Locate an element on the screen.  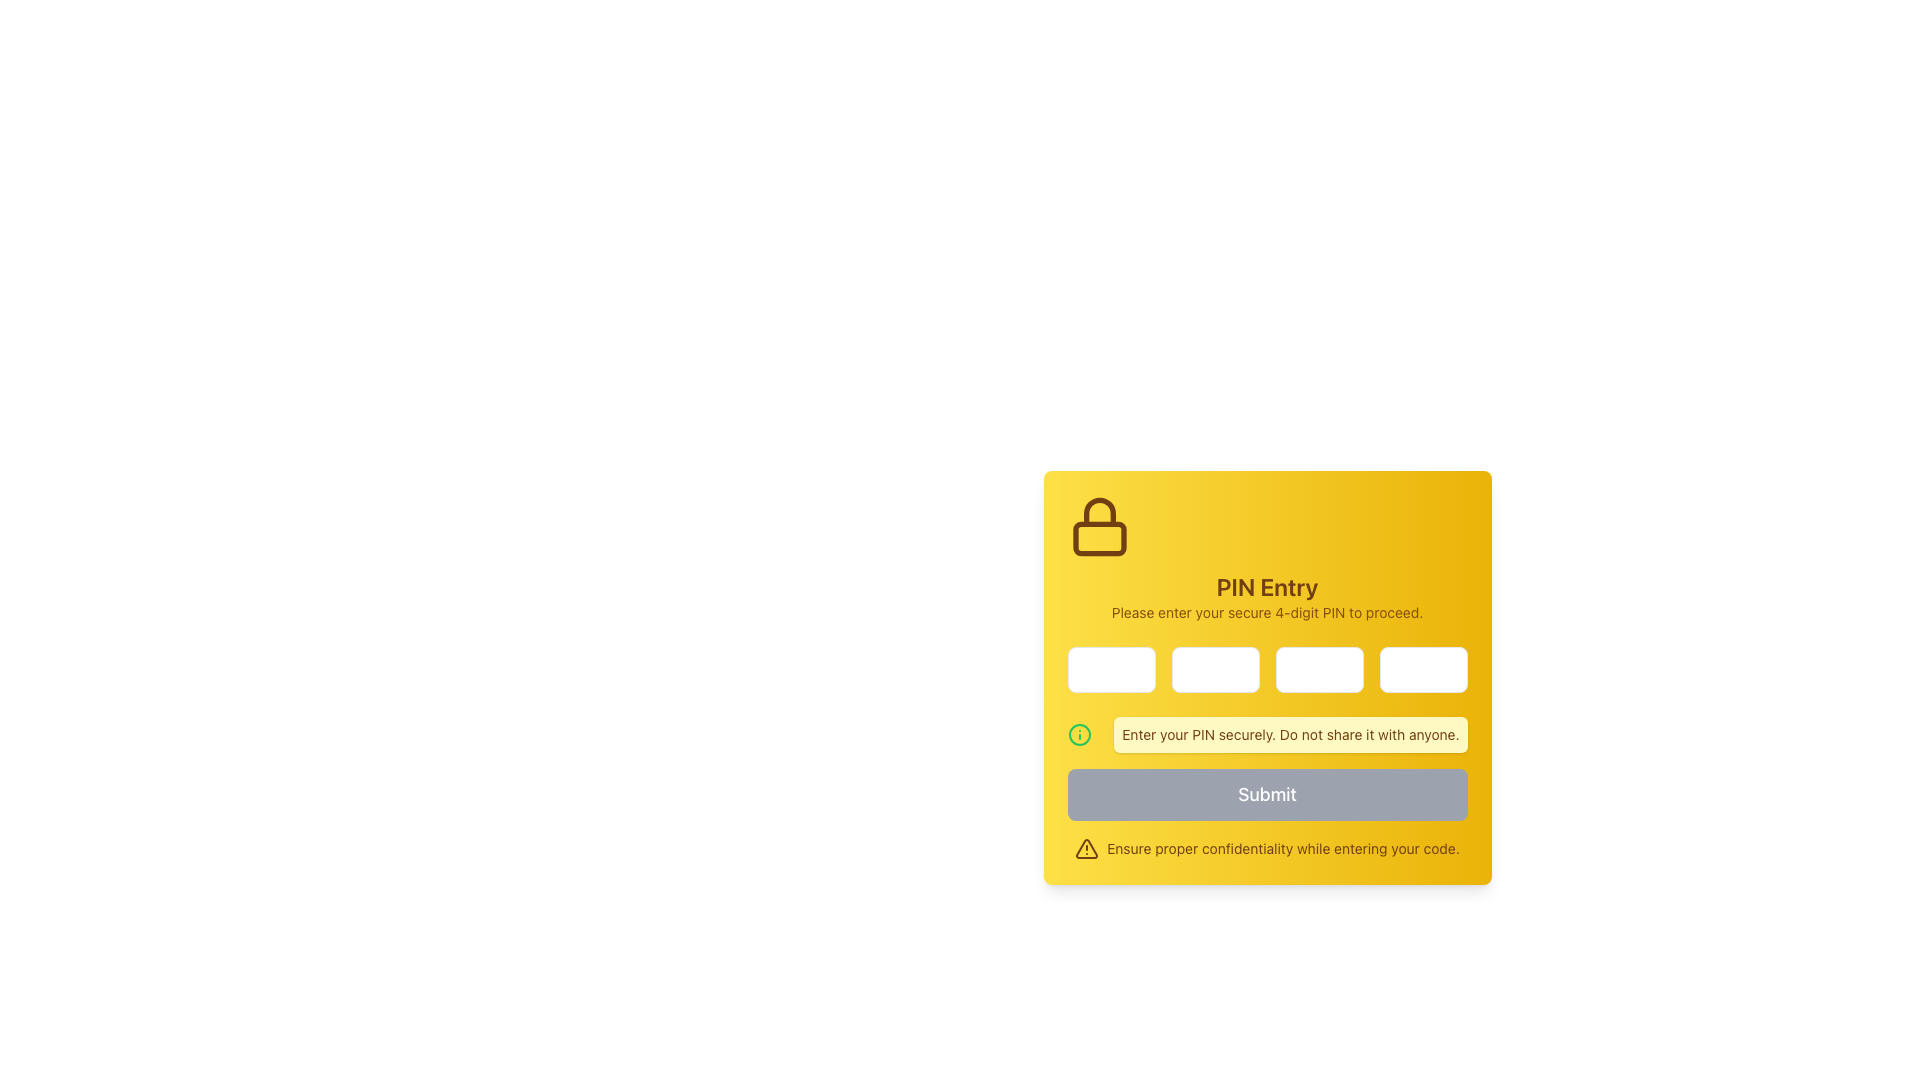
the password input field located within the 'PIN Entry' card to focus the input for entering a PIN code is located at coordinates (1110, 670).